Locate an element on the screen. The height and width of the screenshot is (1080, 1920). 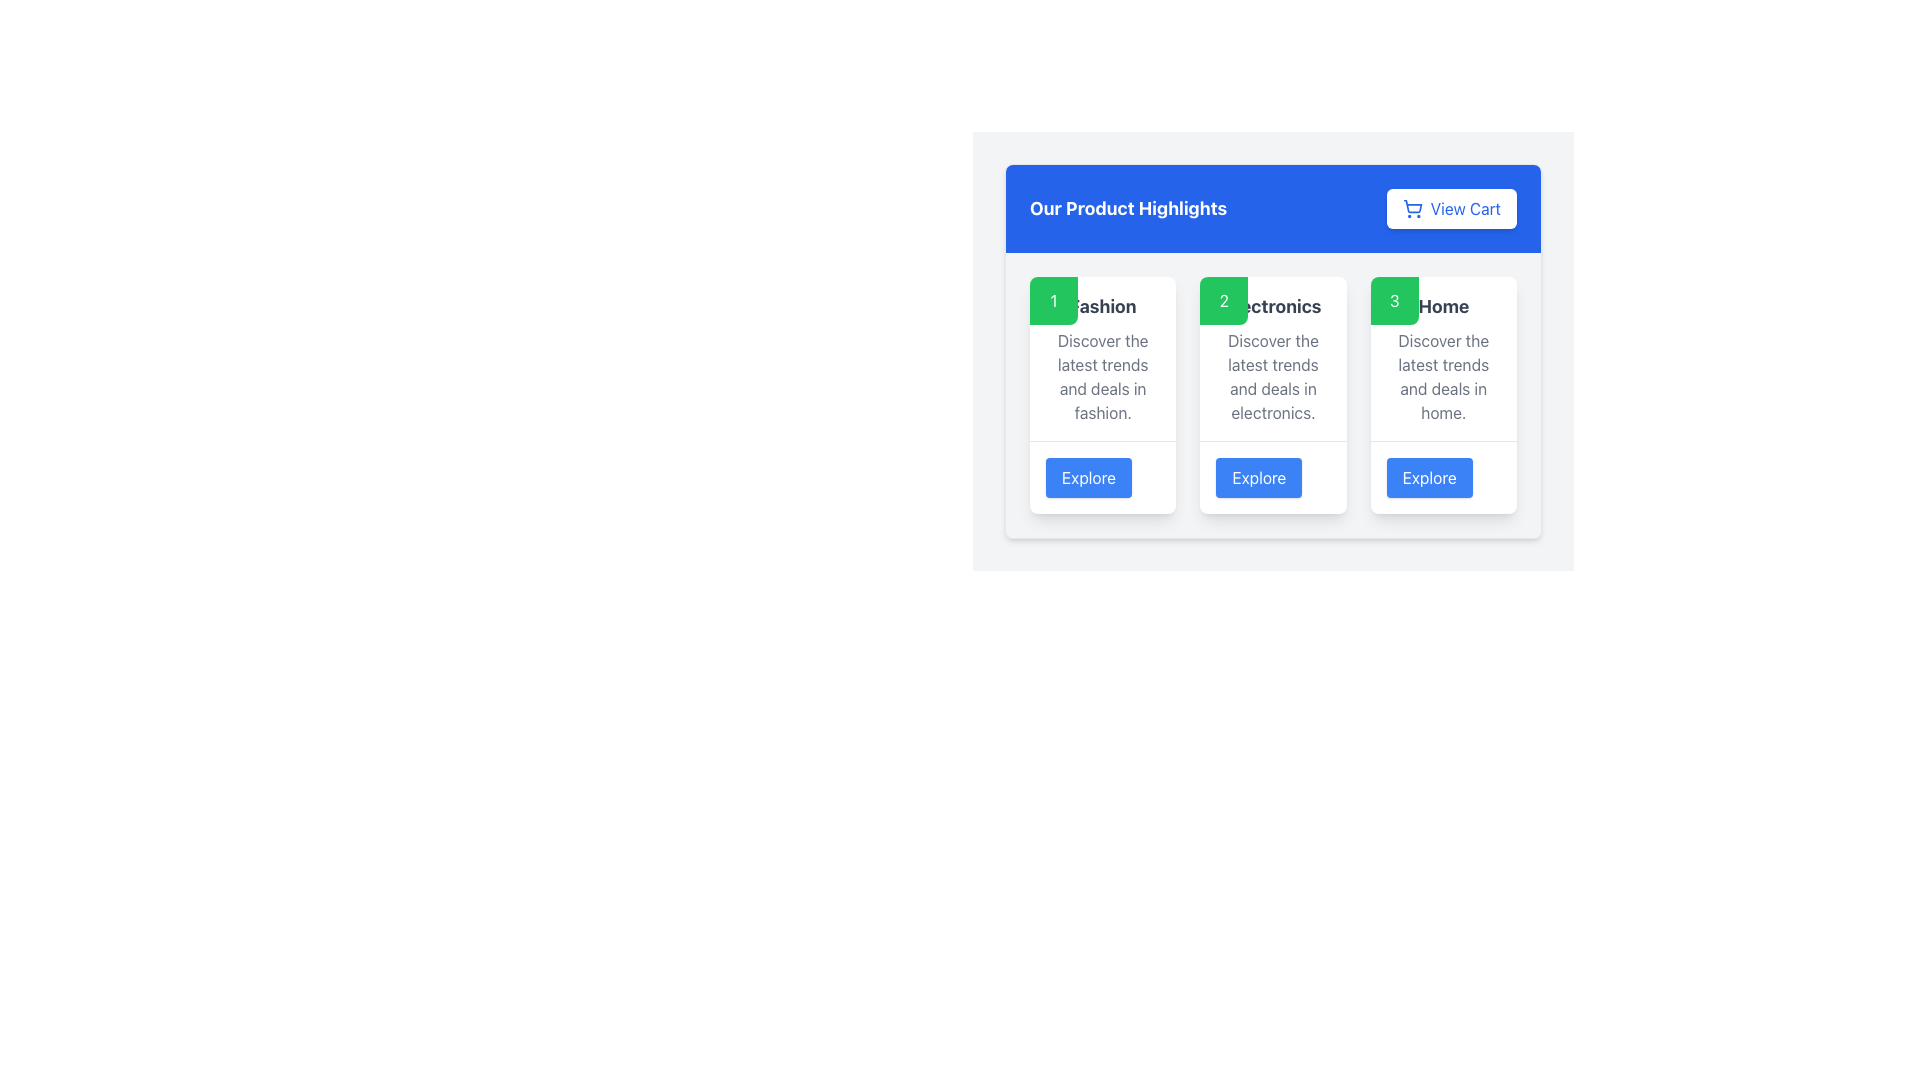
the button located at the bottom of the first card in a grid of three cards is located at coordinates (1102, 477).